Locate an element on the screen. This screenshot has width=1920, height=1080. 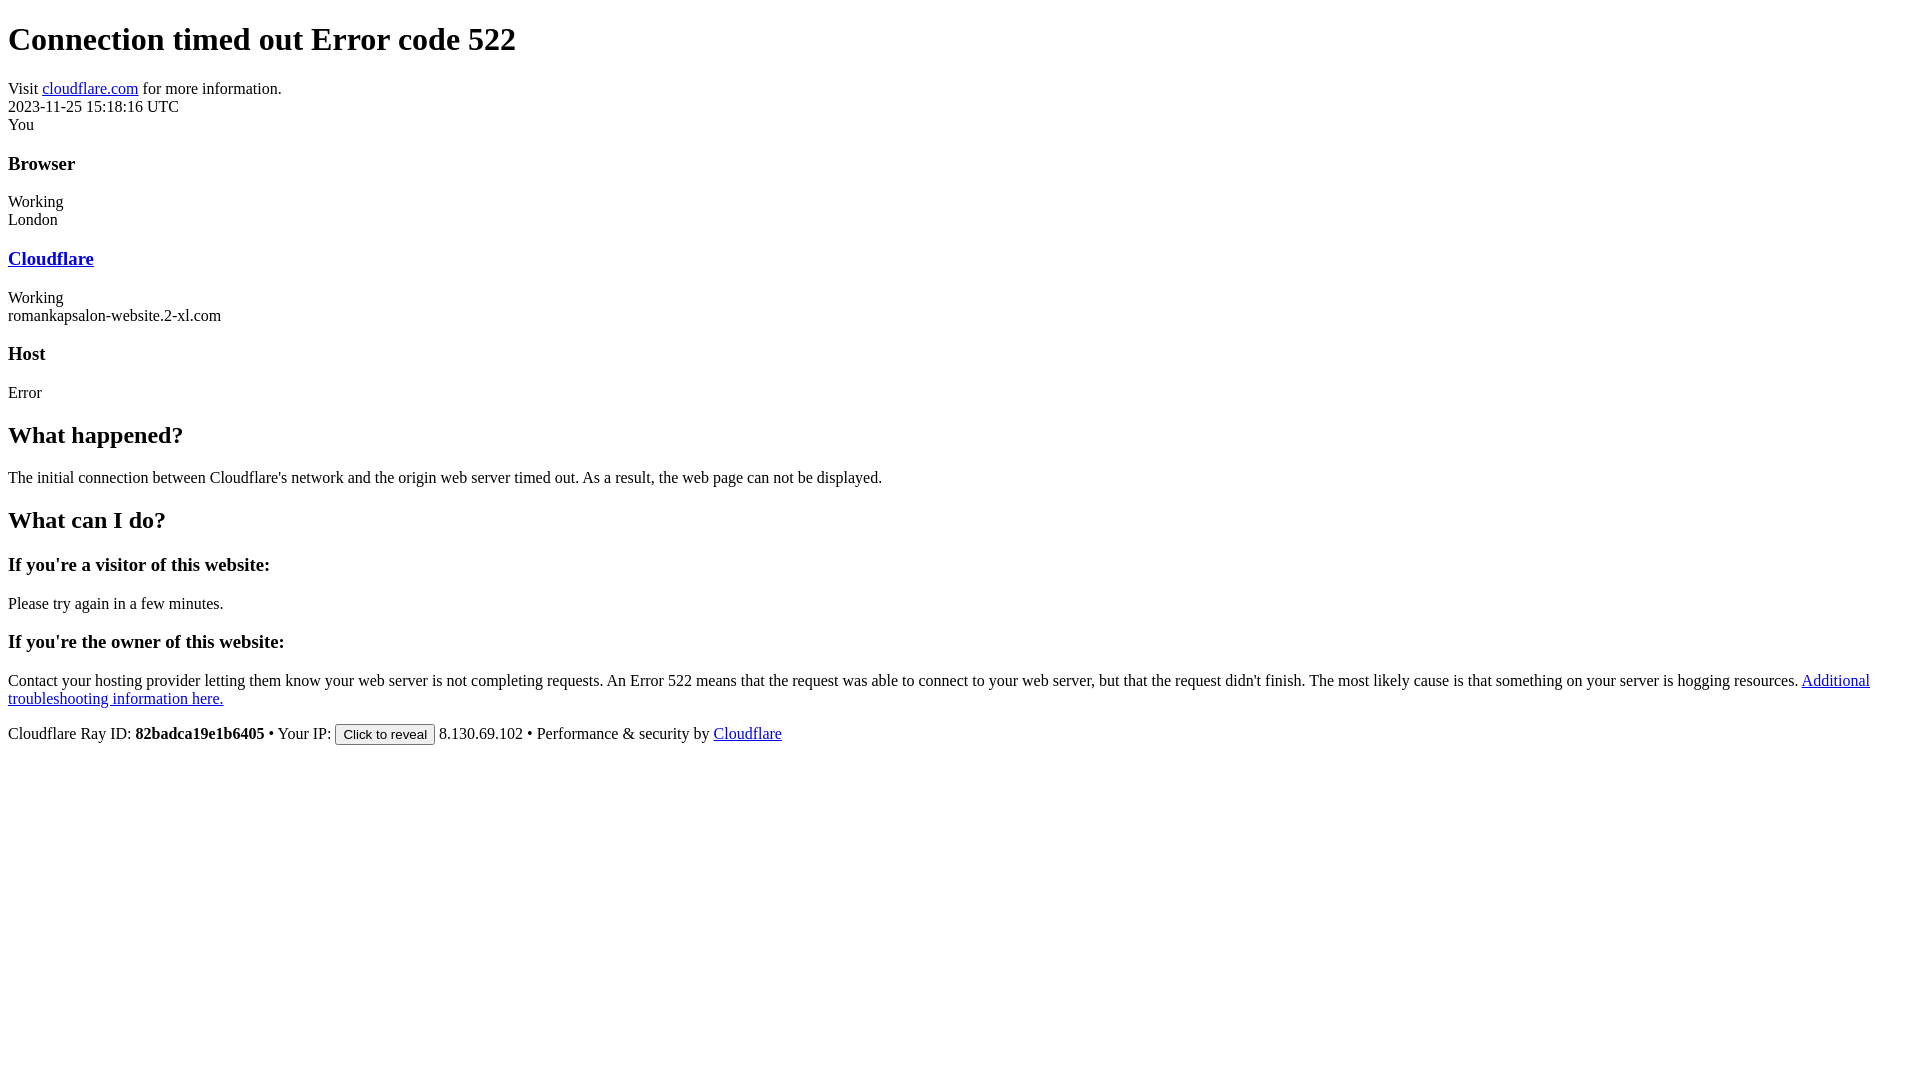
'Click to reveal' is located at coordinates (384, 734).